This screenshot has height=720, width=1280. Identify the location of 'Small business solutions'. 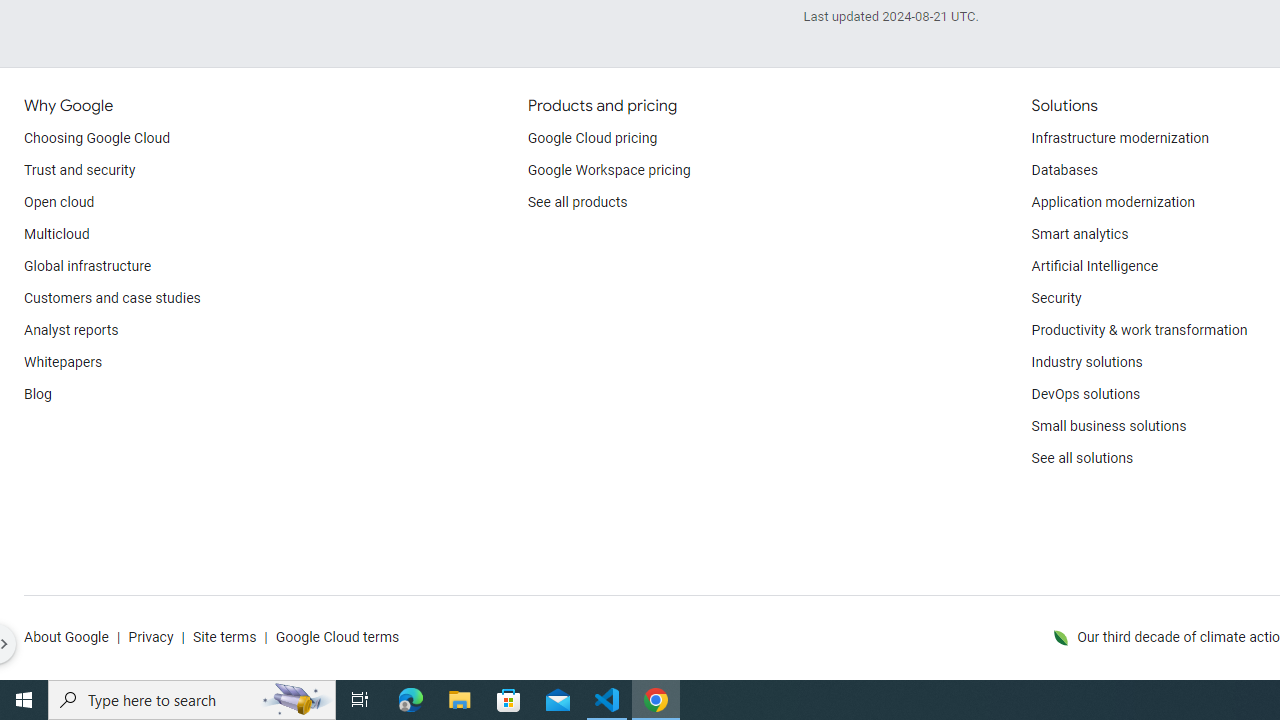
(1107, 425).